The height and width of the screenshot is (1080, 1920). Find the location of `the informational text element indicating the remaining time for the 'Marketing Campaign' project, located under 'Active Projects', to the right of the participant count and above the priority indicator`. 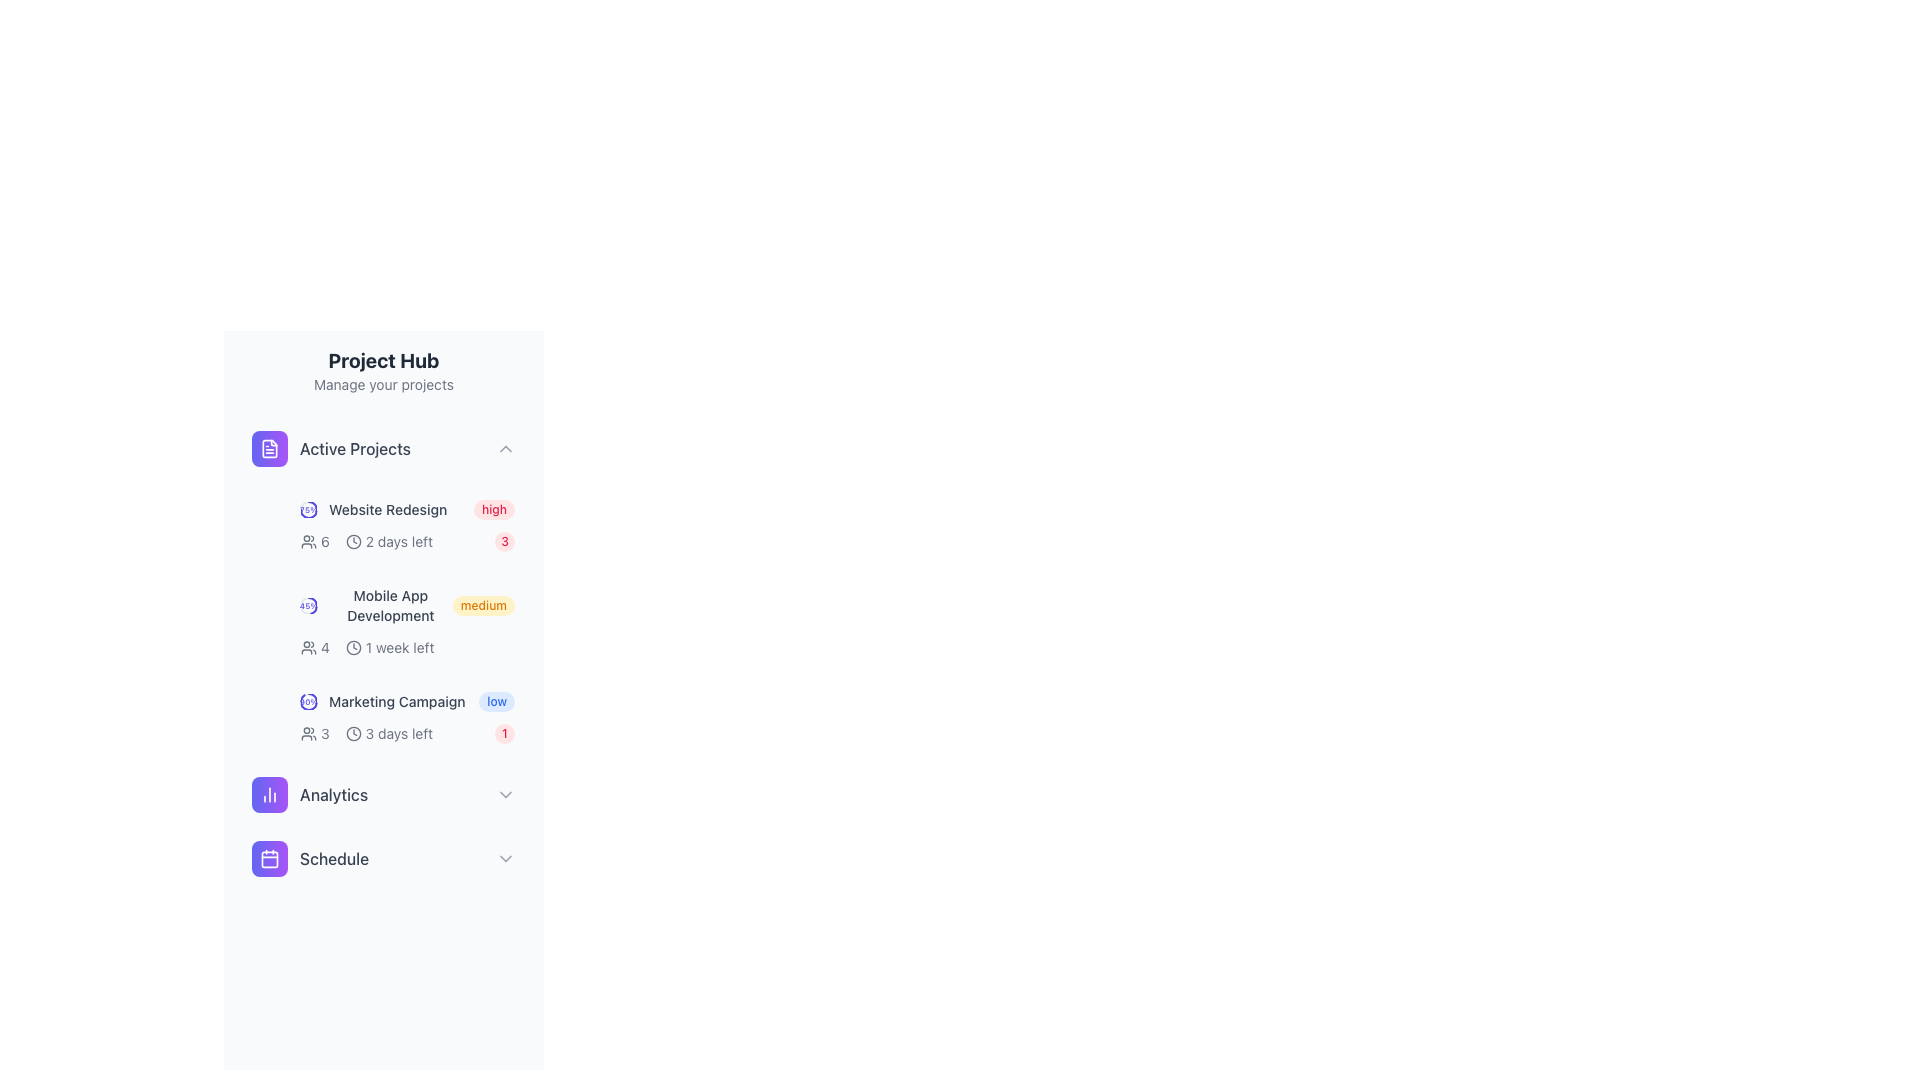

the informational text element indicating the remaining time for the 'Marketing Campaign' project, located under 'Active Projects', to the right of the participant count and above the priority indicator is located at coordinates (389, 733).